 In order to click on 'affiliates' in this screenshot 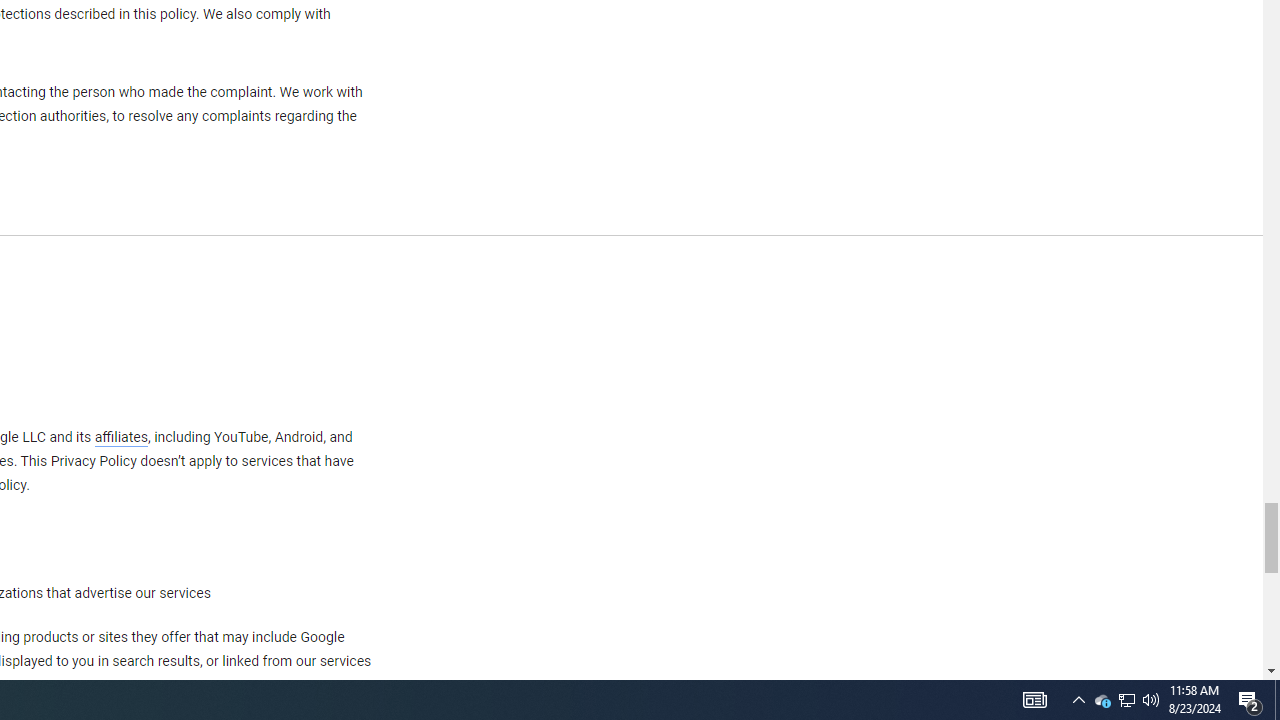, I will do `click(119, 436)`.